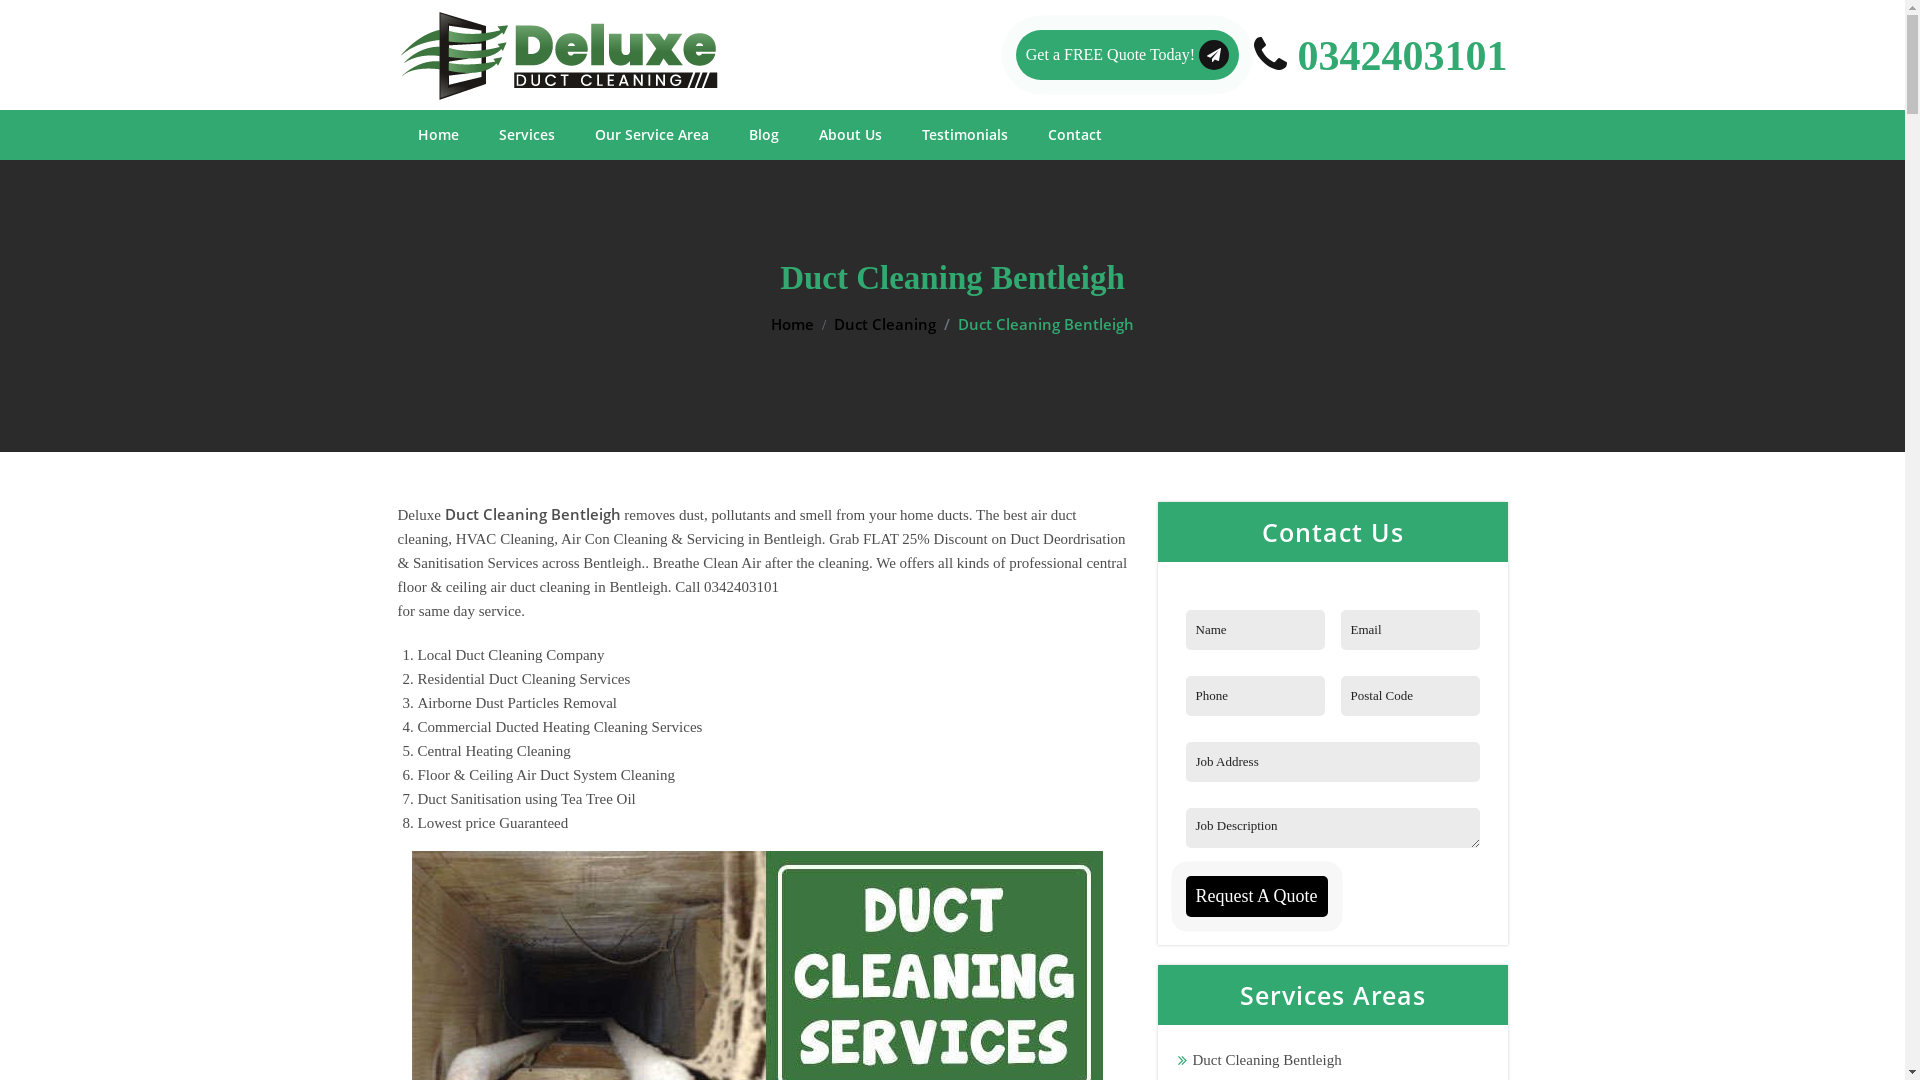 The image size is (1920, 1080). I want to click on 'Our Service Area', so click(651, 135).